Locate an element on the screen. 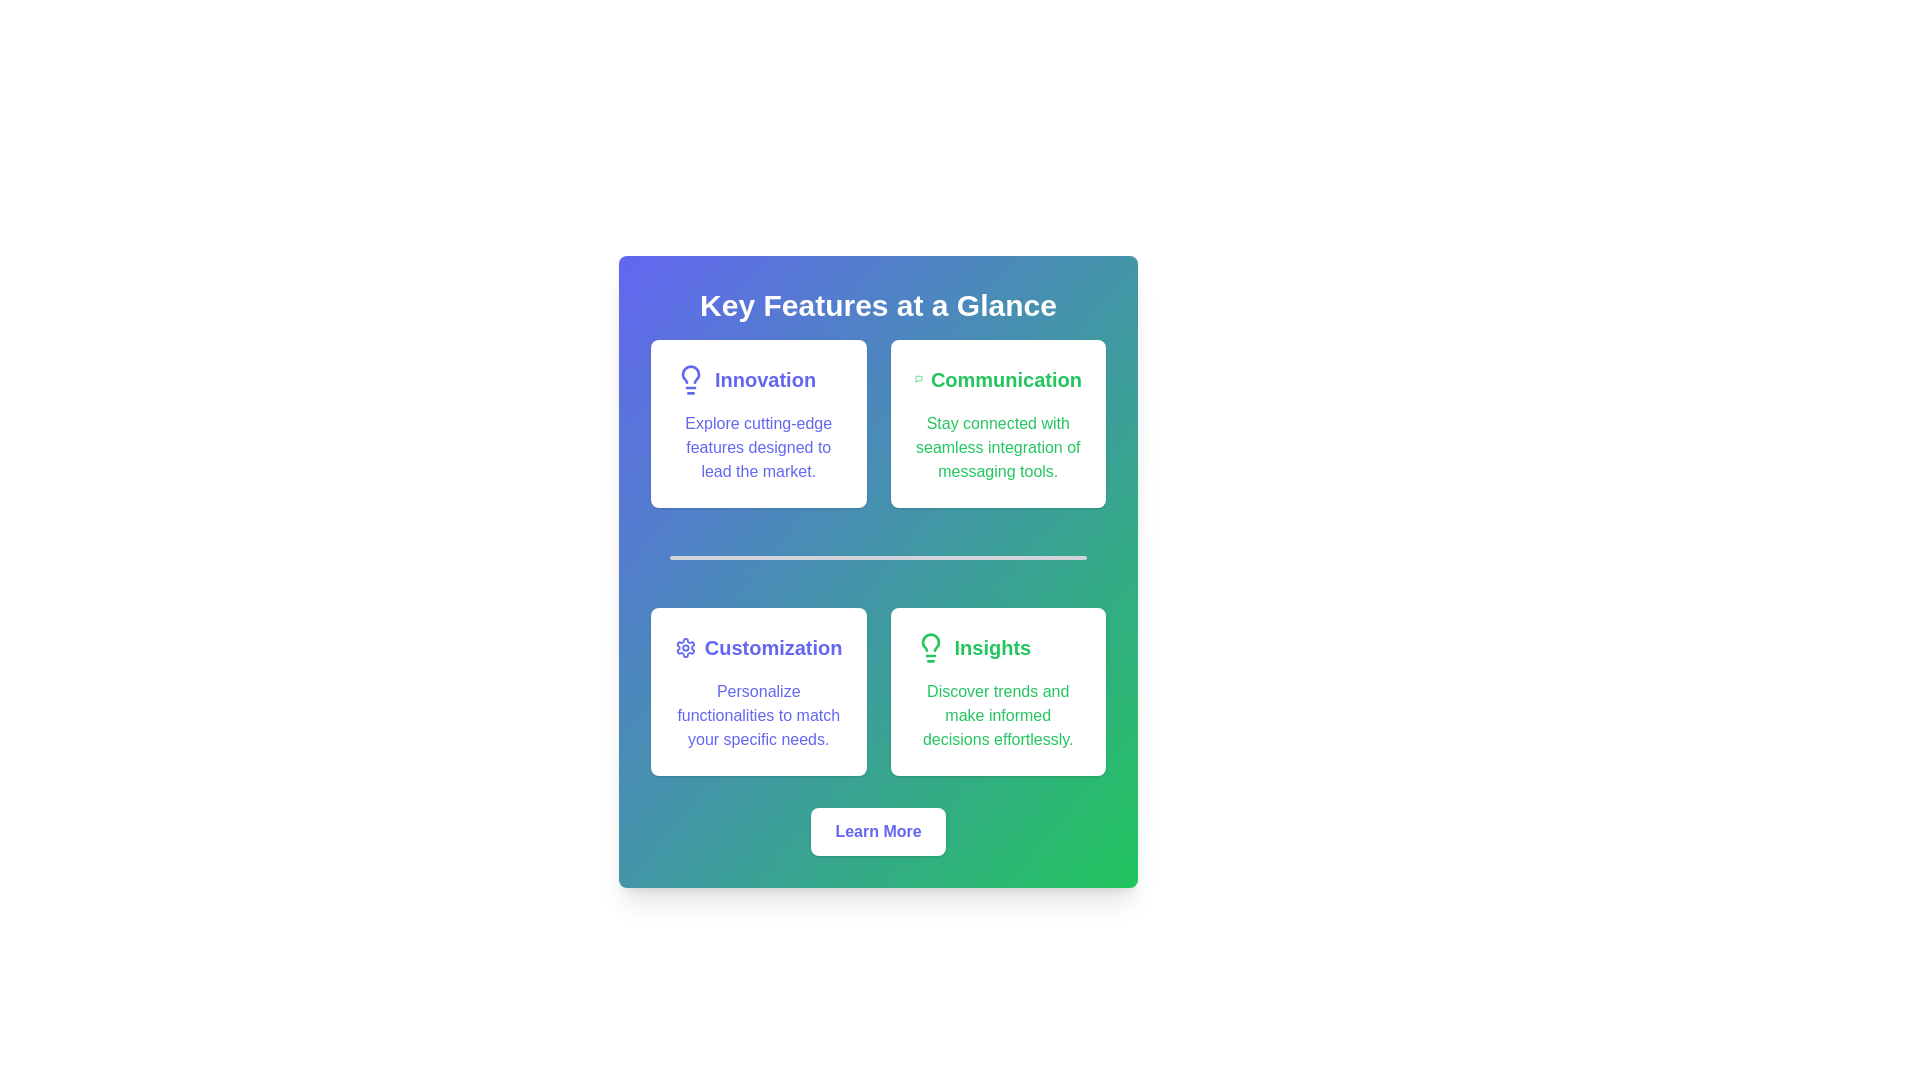  the Text (Heading) element that displays the word 'Communication', styled in large, bold green font, located in the top-right section of the interface, adjacent to an icon and above descriptive text is located at coordinates (1006, 380).